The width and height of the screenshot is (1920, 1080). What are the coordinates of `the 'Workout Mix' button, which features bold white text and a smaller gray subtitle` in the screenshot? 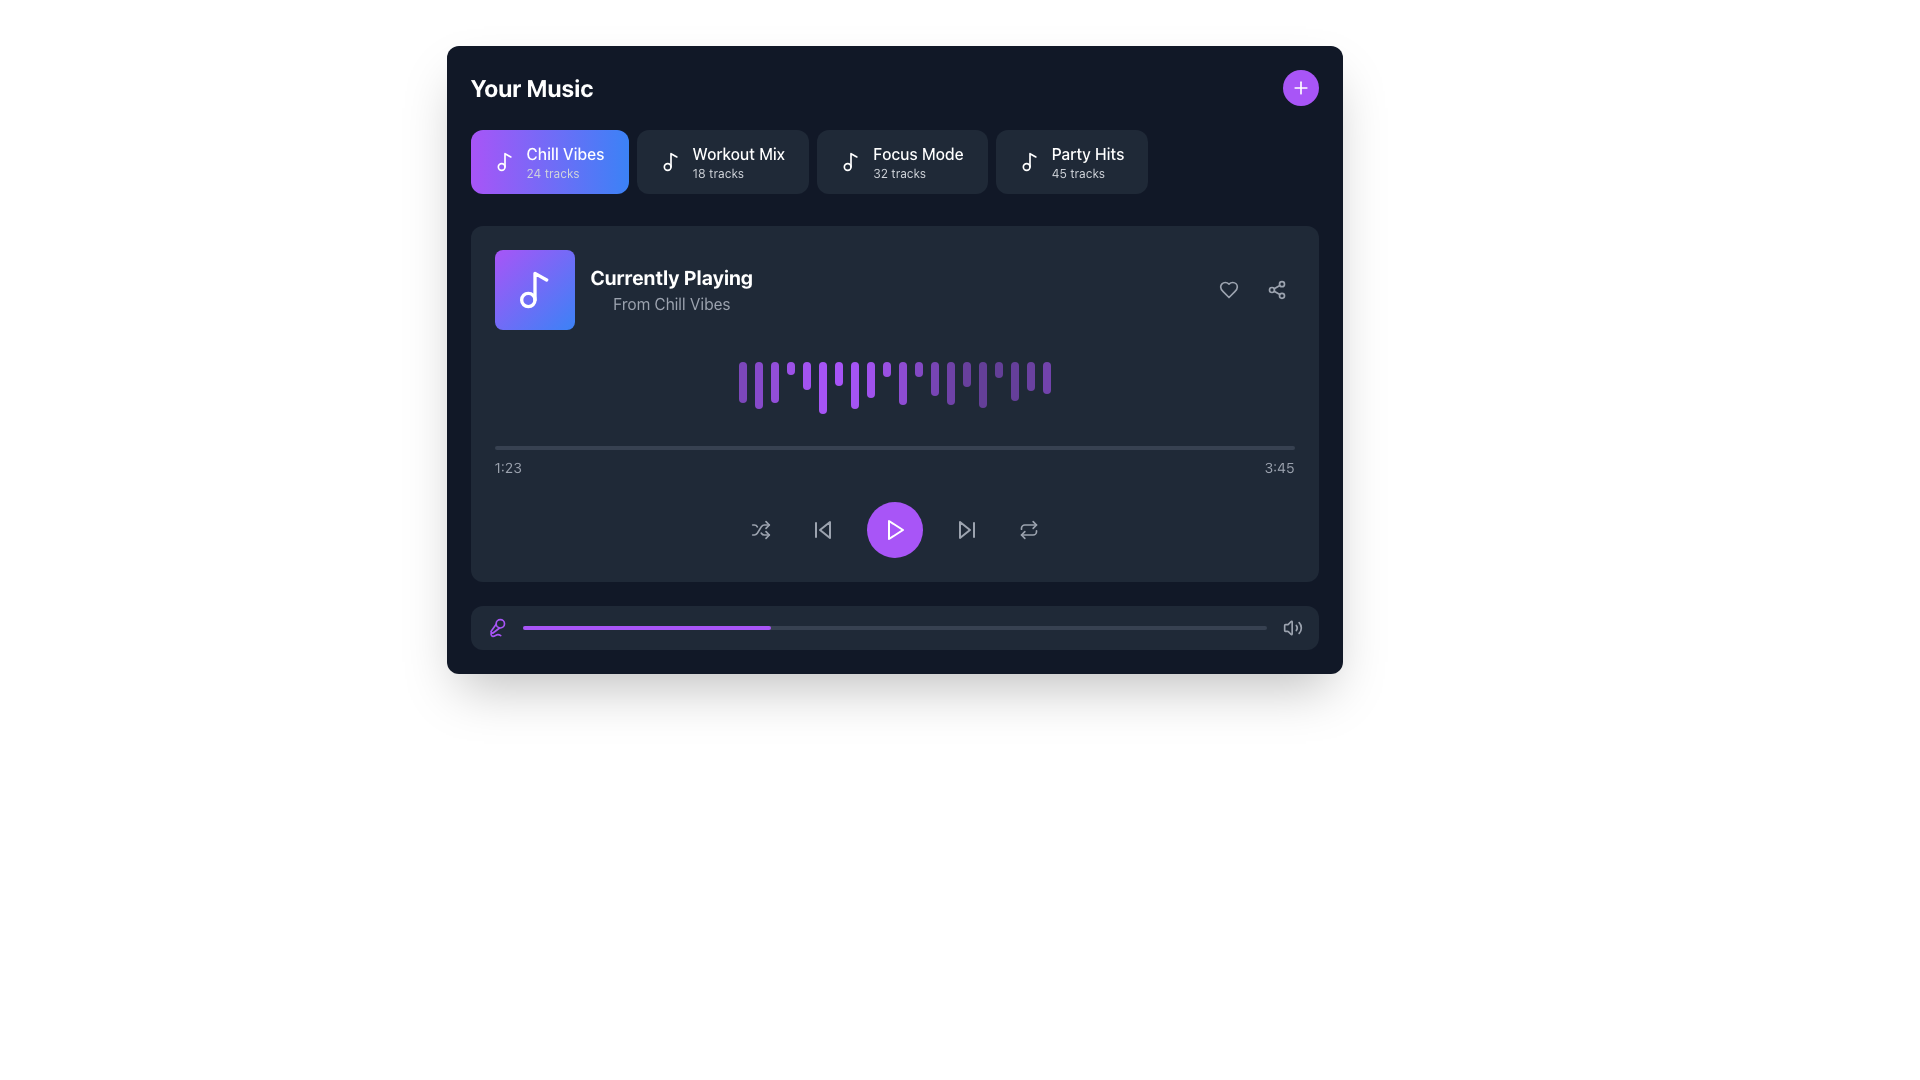 It's located at (737, 161).